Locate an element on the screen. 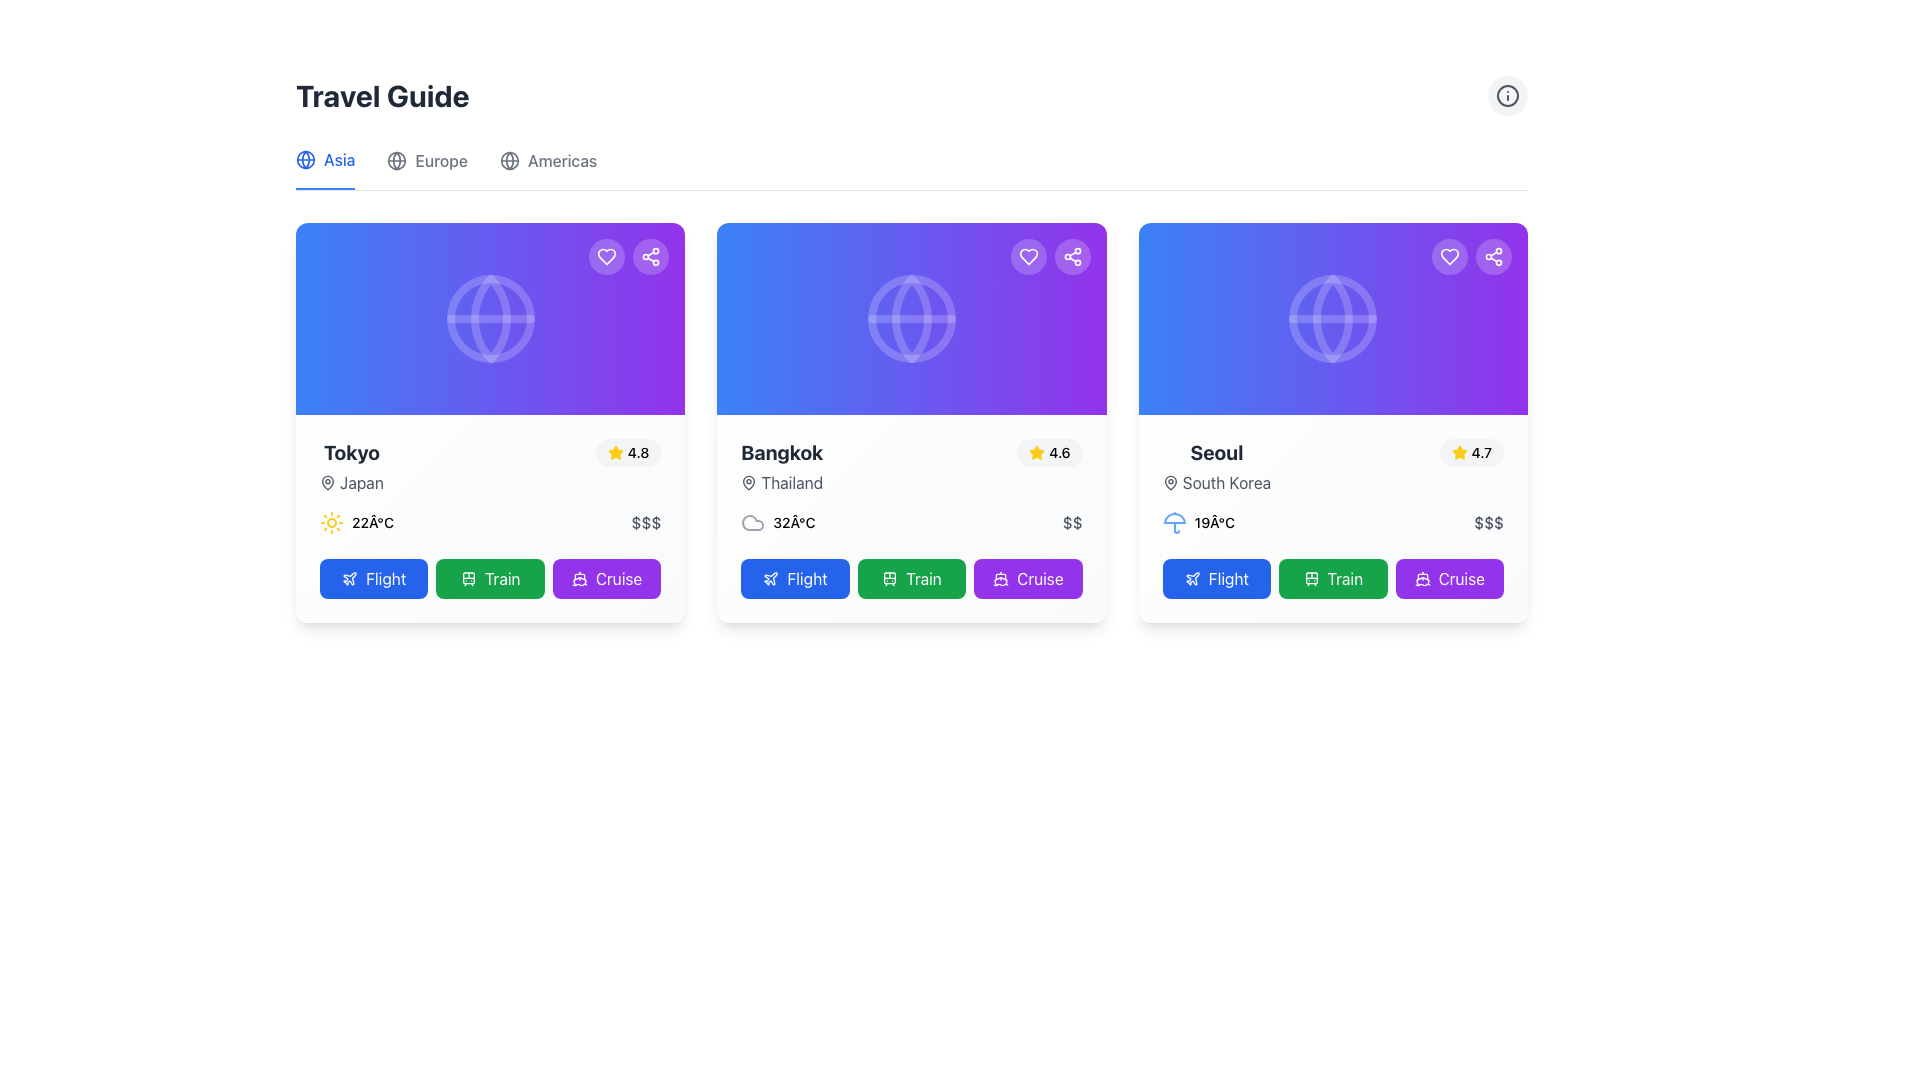 Image resolution: width=1920 pixels, height=1080 pixels. the weather icon located in the top-right corner of the second card from the left in the main content area to comprehend related information is located at coordinates (752, 522).